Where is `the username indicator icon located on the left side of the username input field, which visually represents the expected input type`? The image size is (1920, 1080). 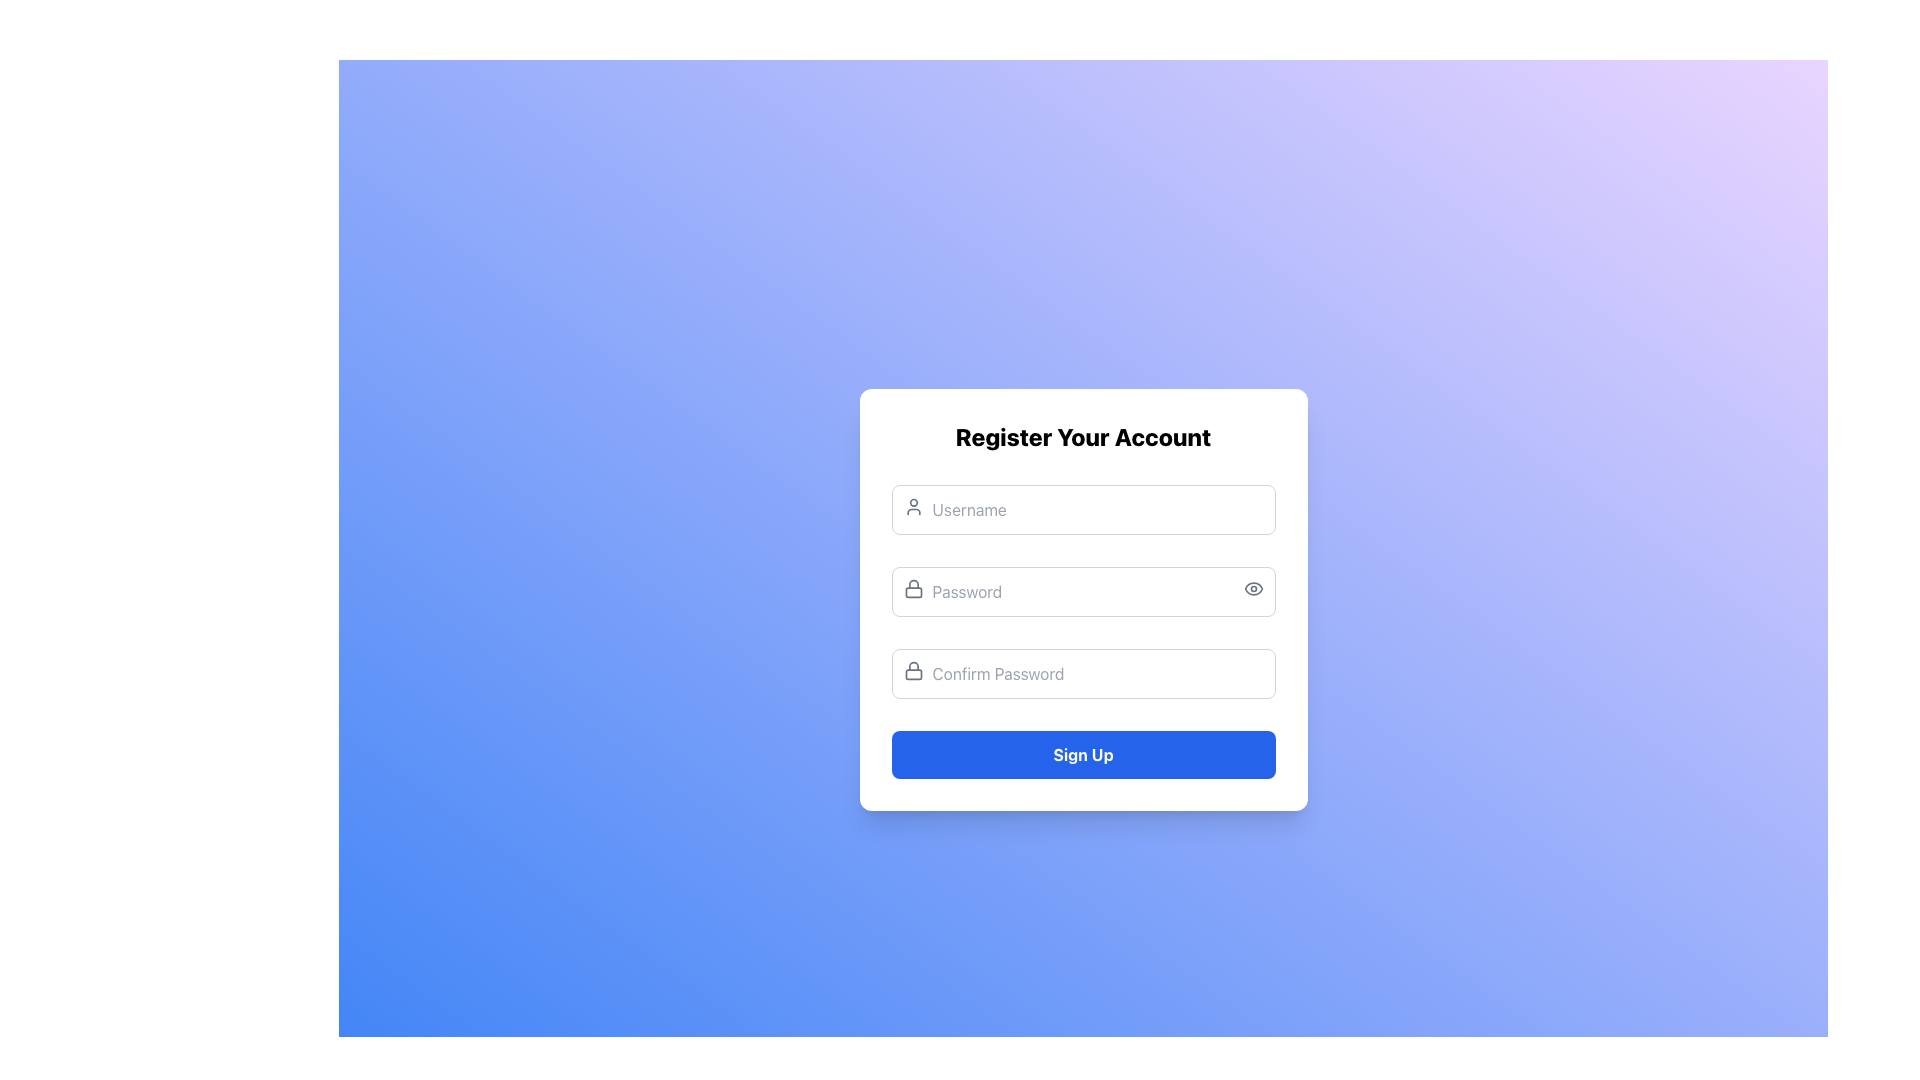 the username indicator icon located on the left side of the username input field, which visually represents the expected input type is located at coordinates (912, 505).